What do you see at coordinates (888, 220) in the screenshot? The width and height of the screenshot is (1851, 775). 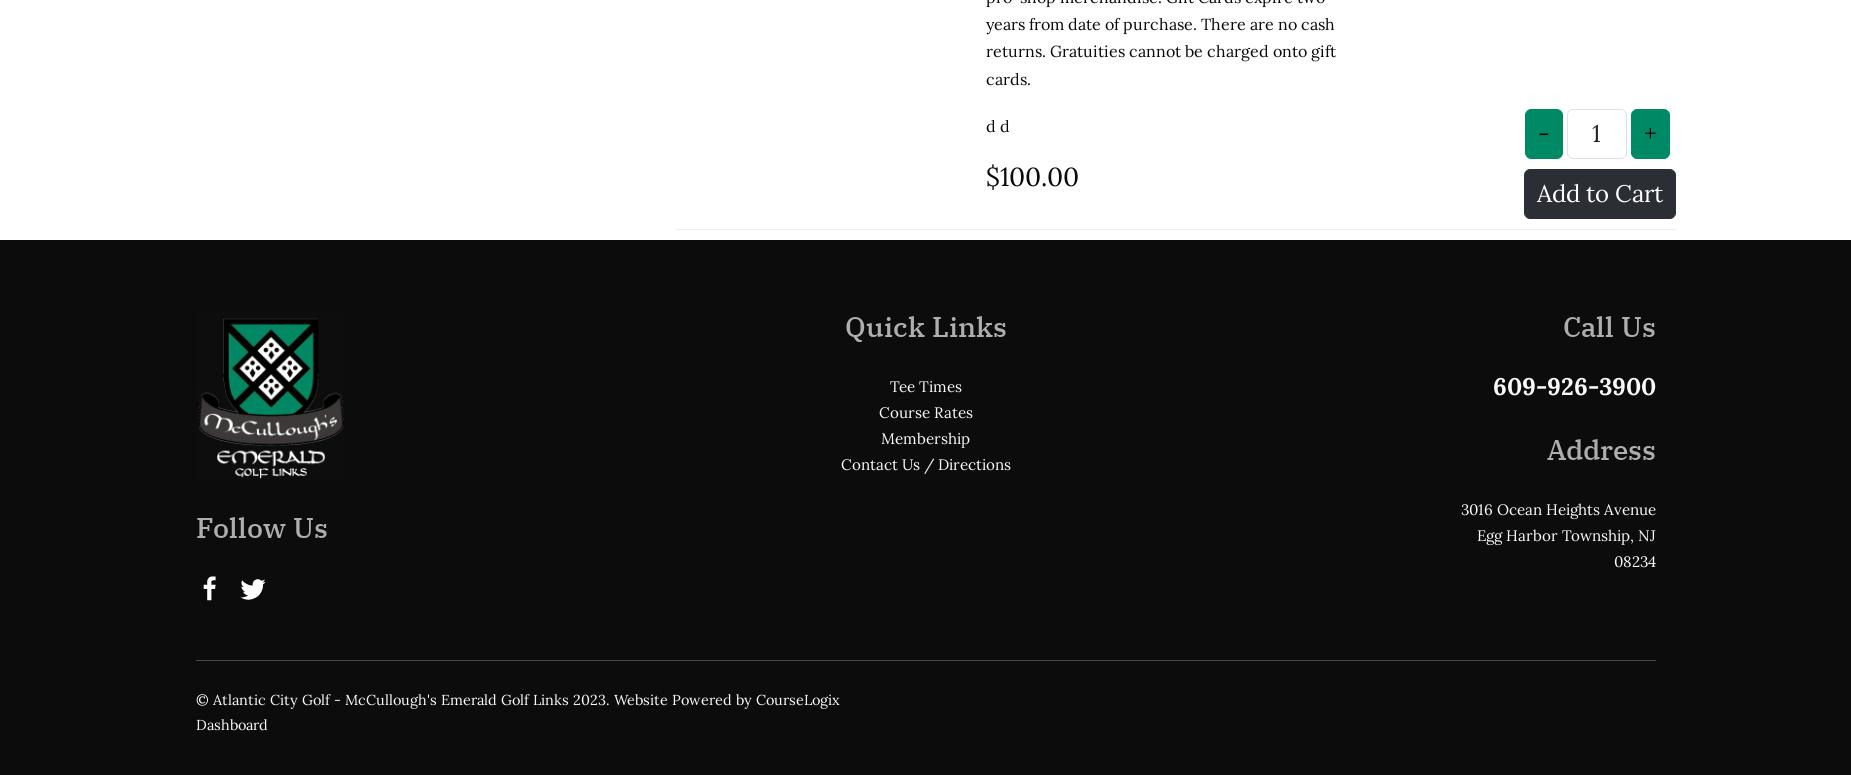 I see `'Tee Times'` at bounding box center [888, 220].